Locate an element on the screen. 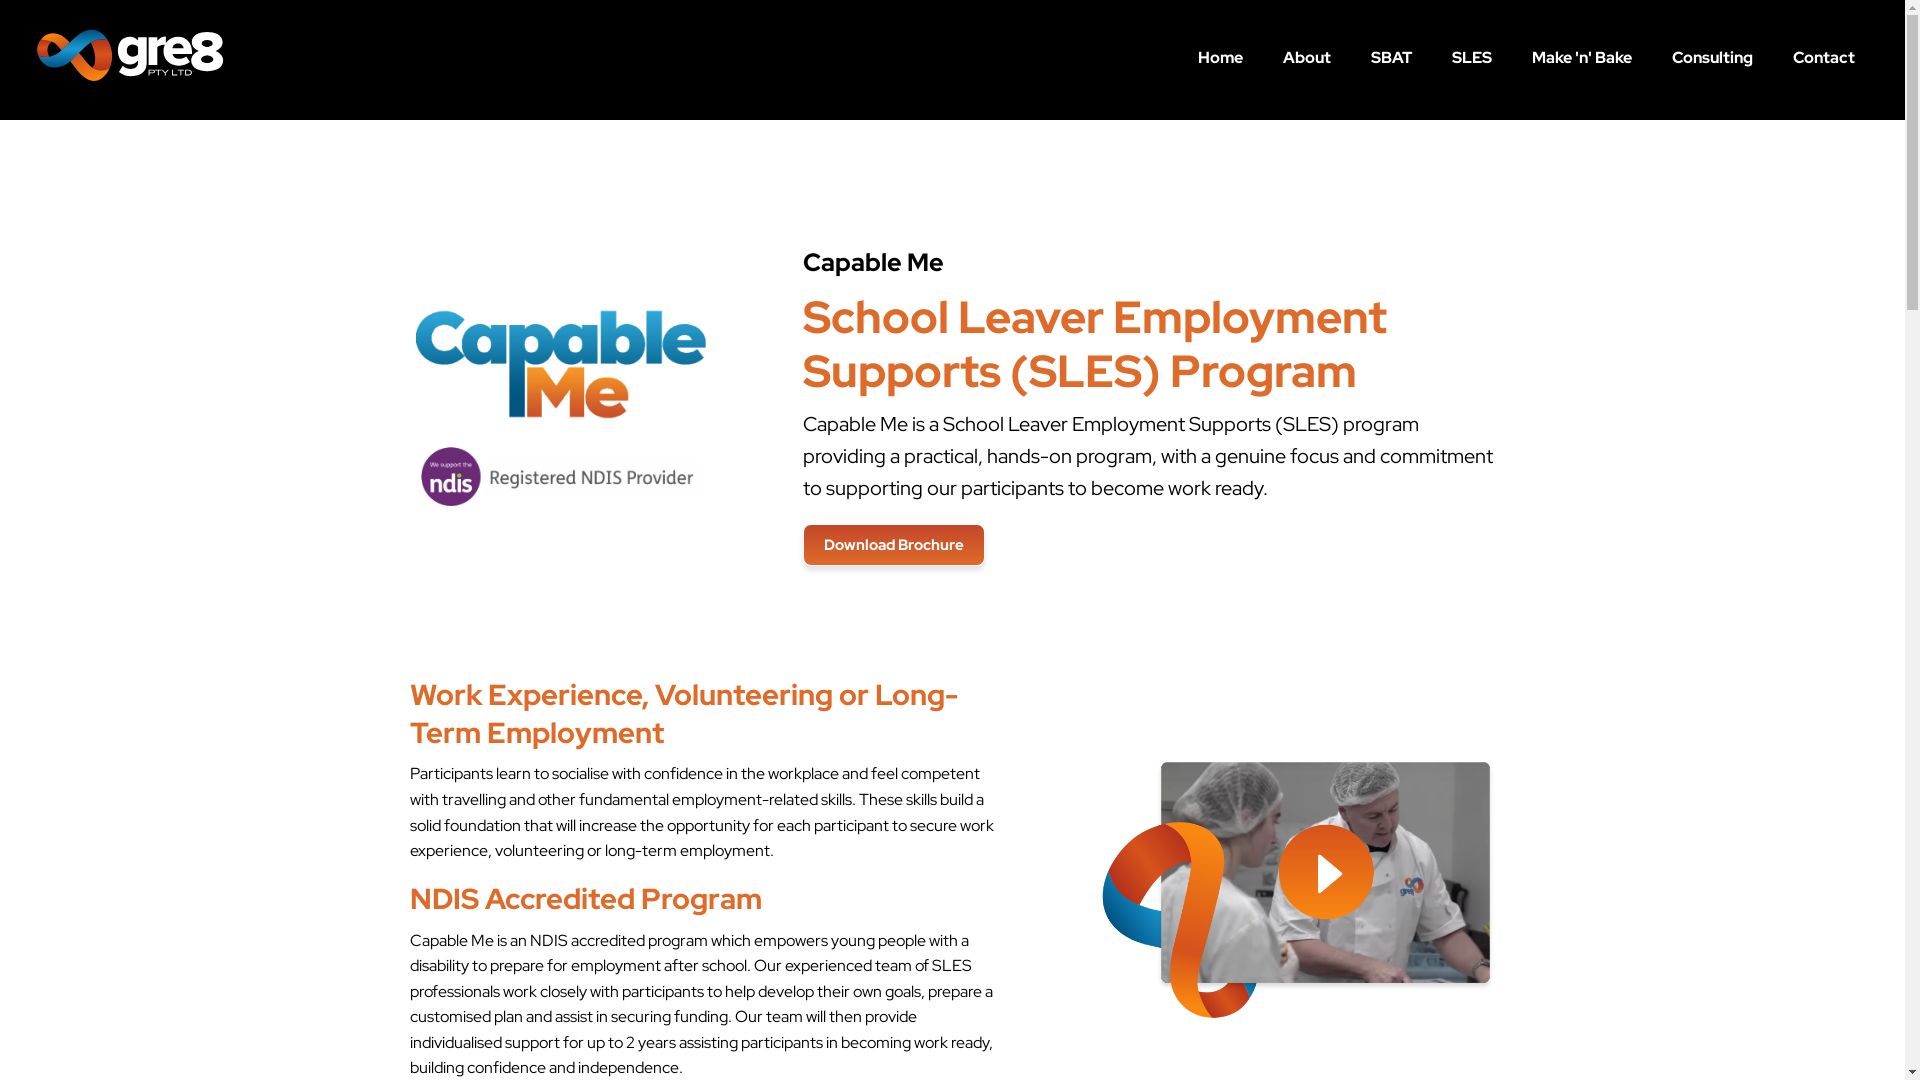  'Contact' is located at coordinates (1772, 56).